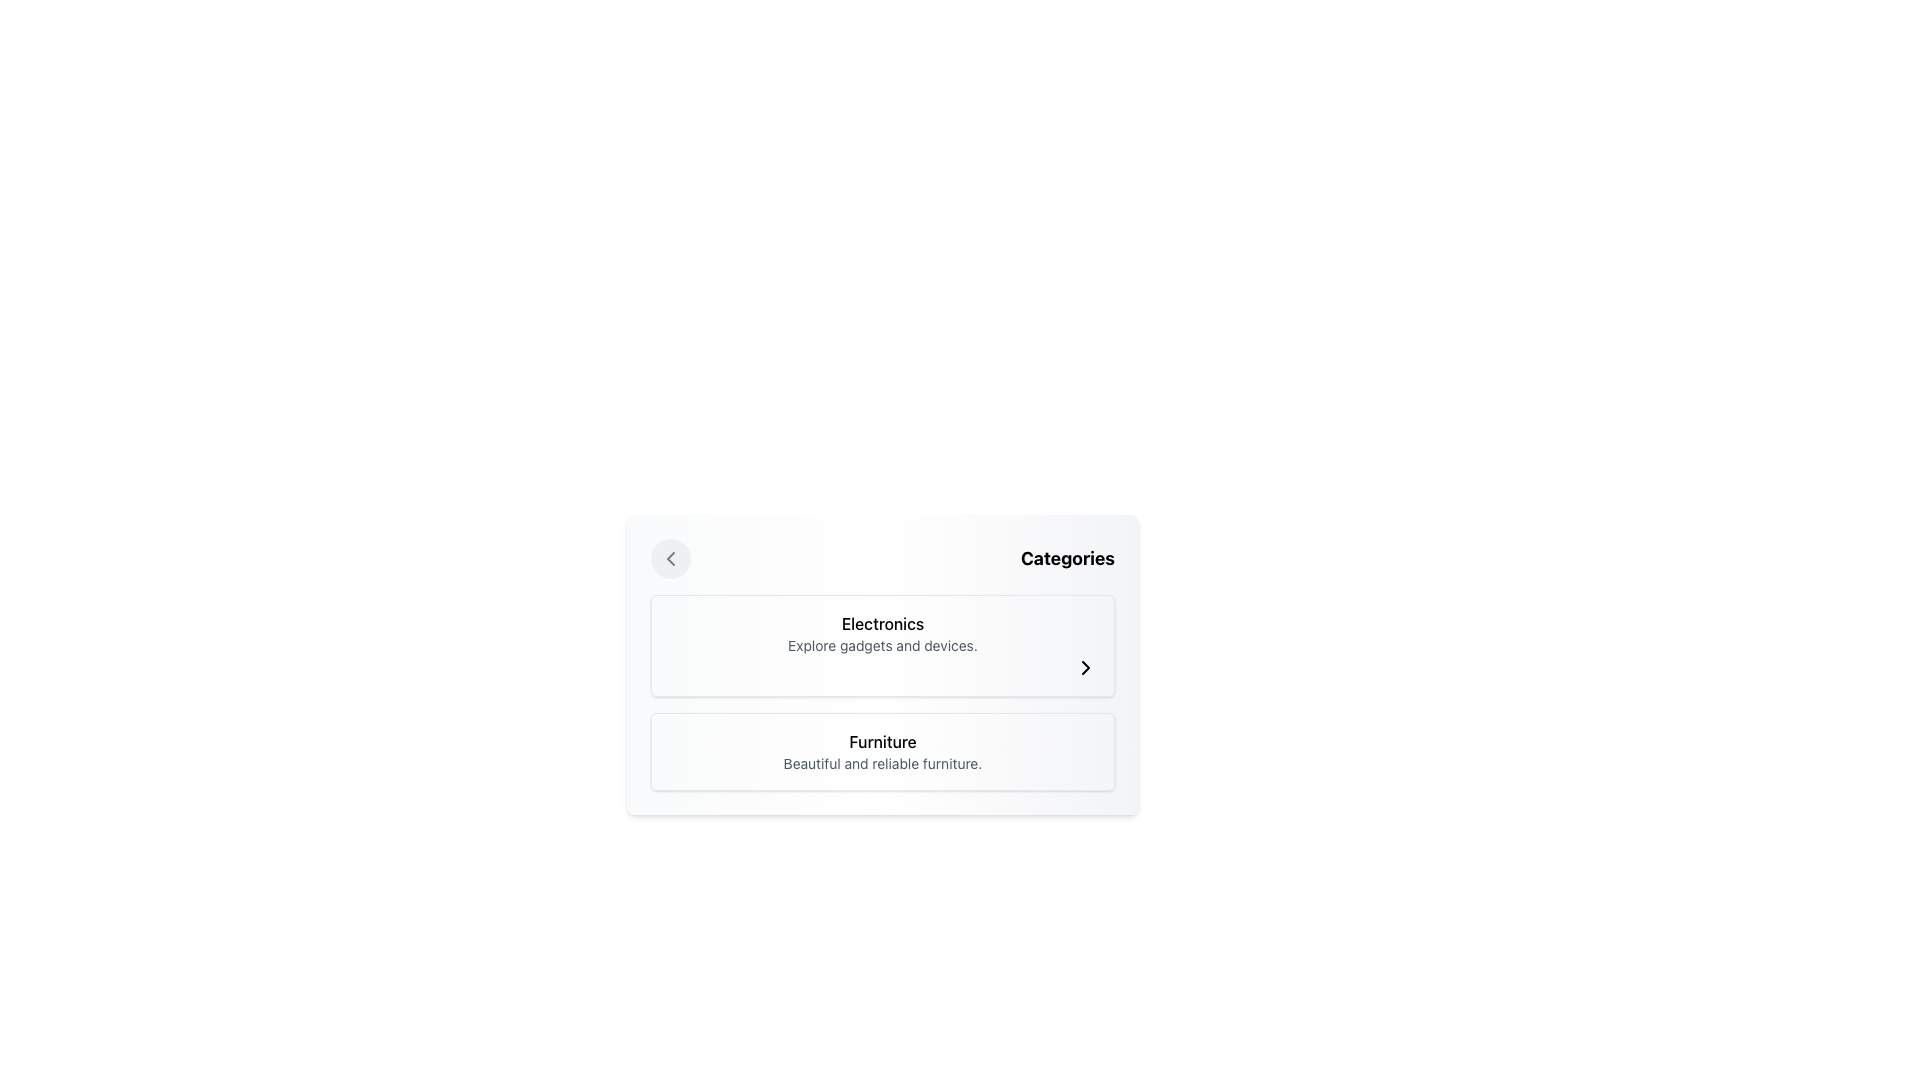 Image resolution: width=1920 pixels, height=1080 pixels. What do you see at coordinates (882, 763) in the screenshot?
I see `the description text element located below the 'Furniture' label within the bordered rectangular card, positioned towards the middle-right of the interface` at bounding box center [882, 763].